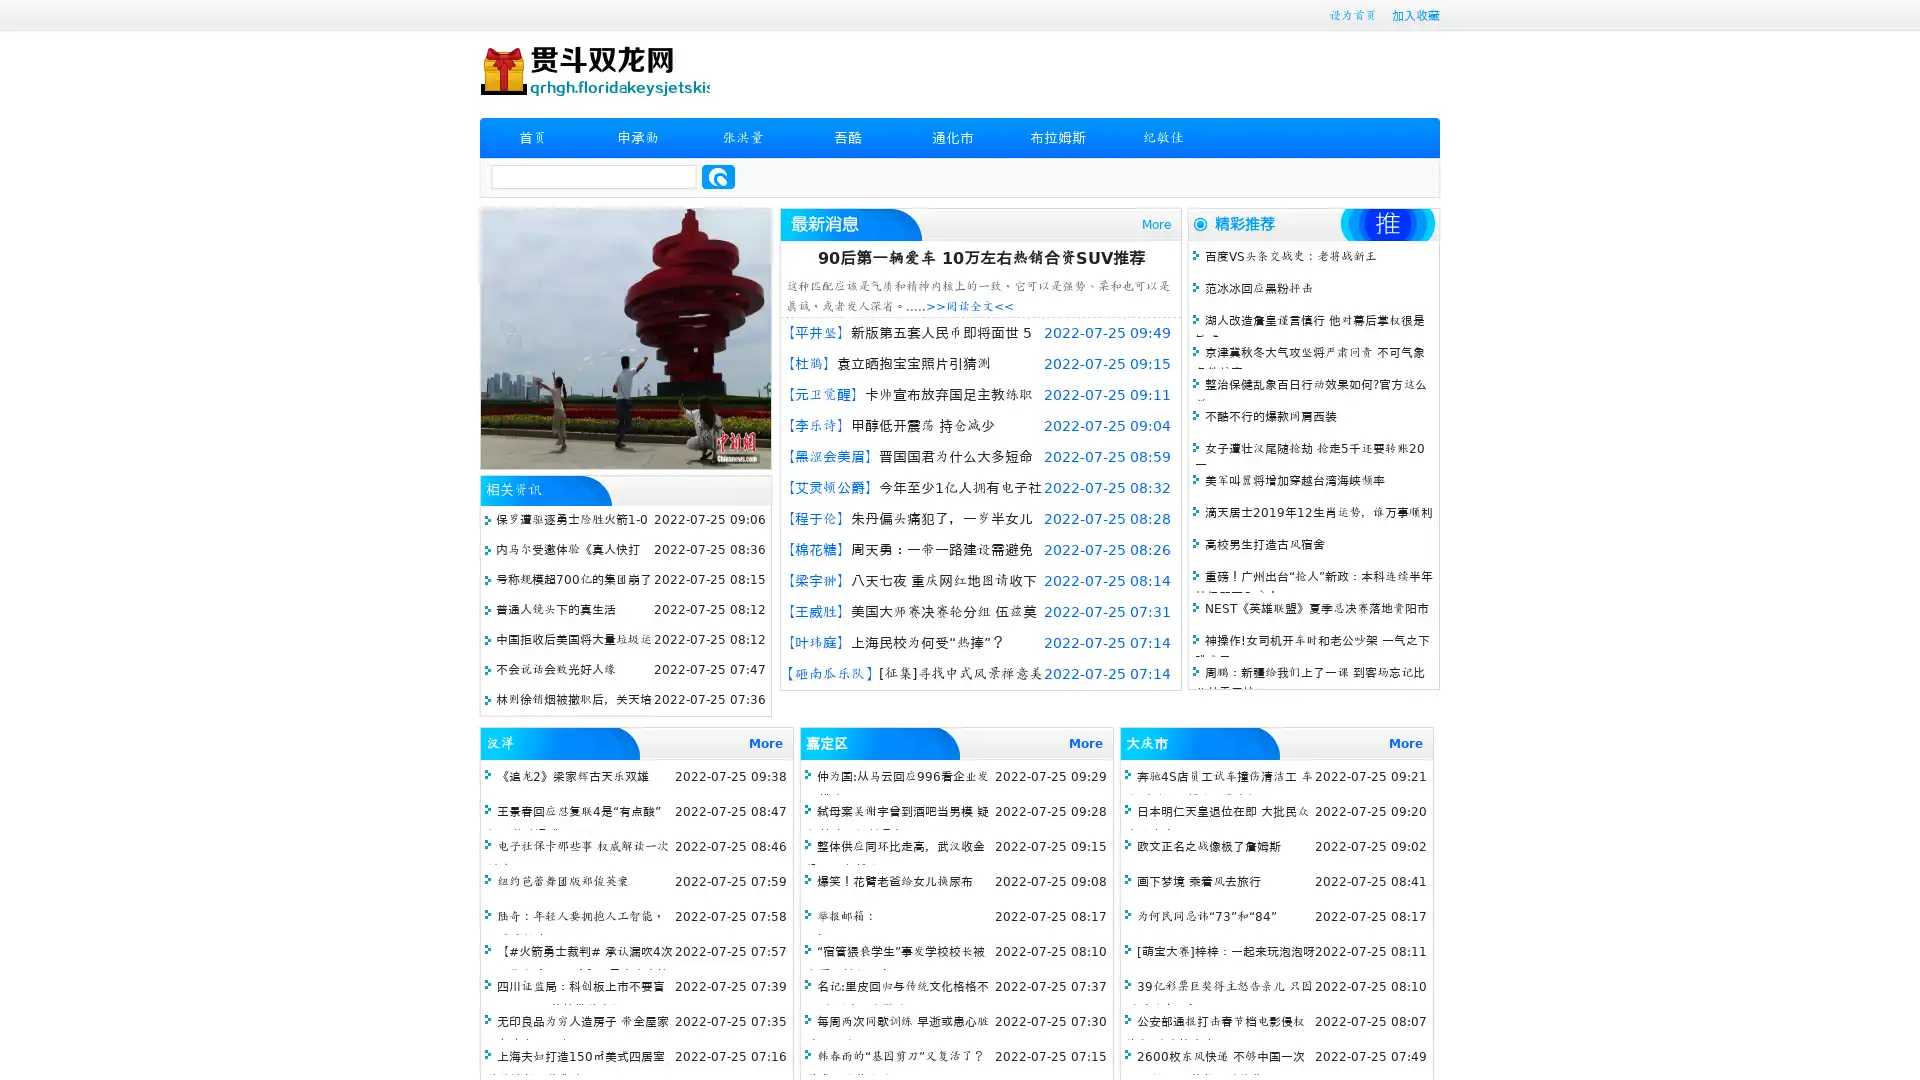 The width and height of the screenshot is (1920, 1080). I want to click on Search, so click(718, 176).